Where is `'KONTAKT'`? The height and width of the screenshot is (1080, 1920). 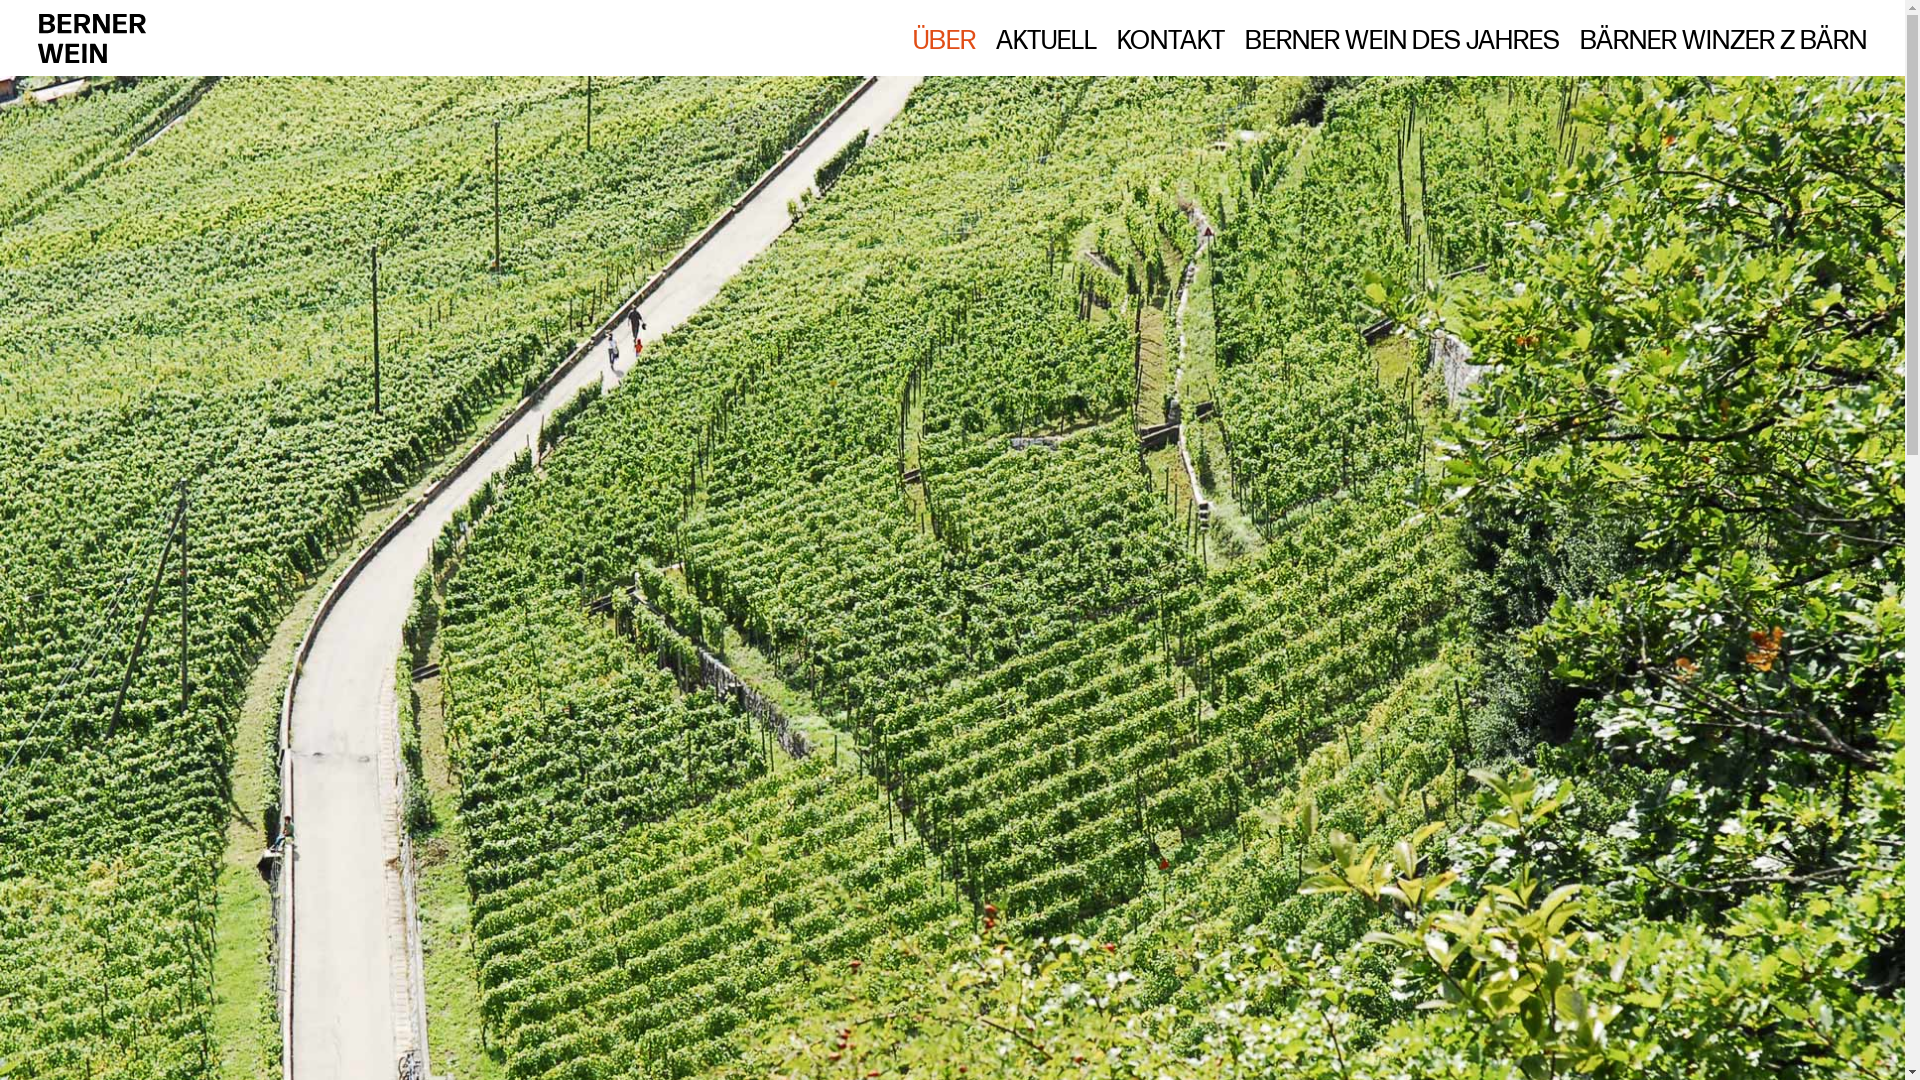 'KONTAKT' is located at coordinates (1171, 41).